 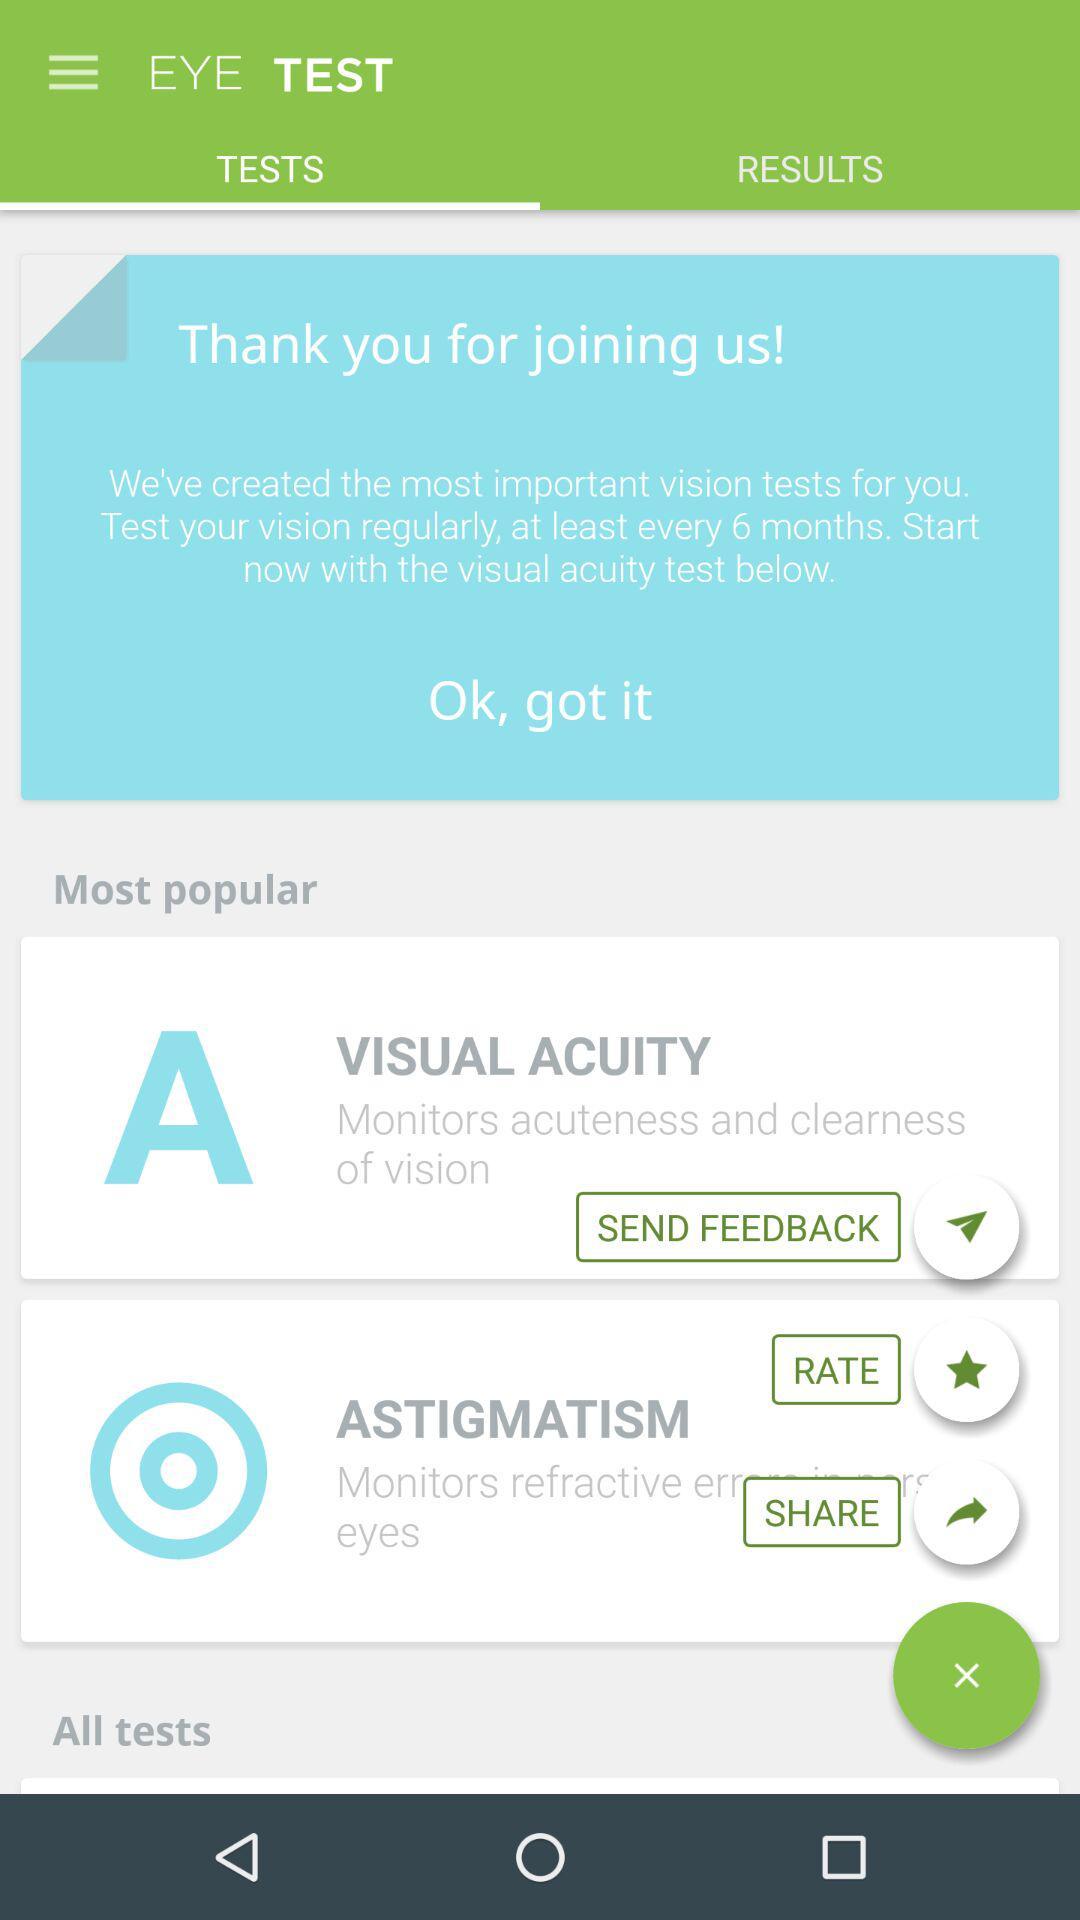 What do you see at coordinates (540, 699) in the screenshot?
I see `the ok, got it icon` at bounding box center [540, 699].